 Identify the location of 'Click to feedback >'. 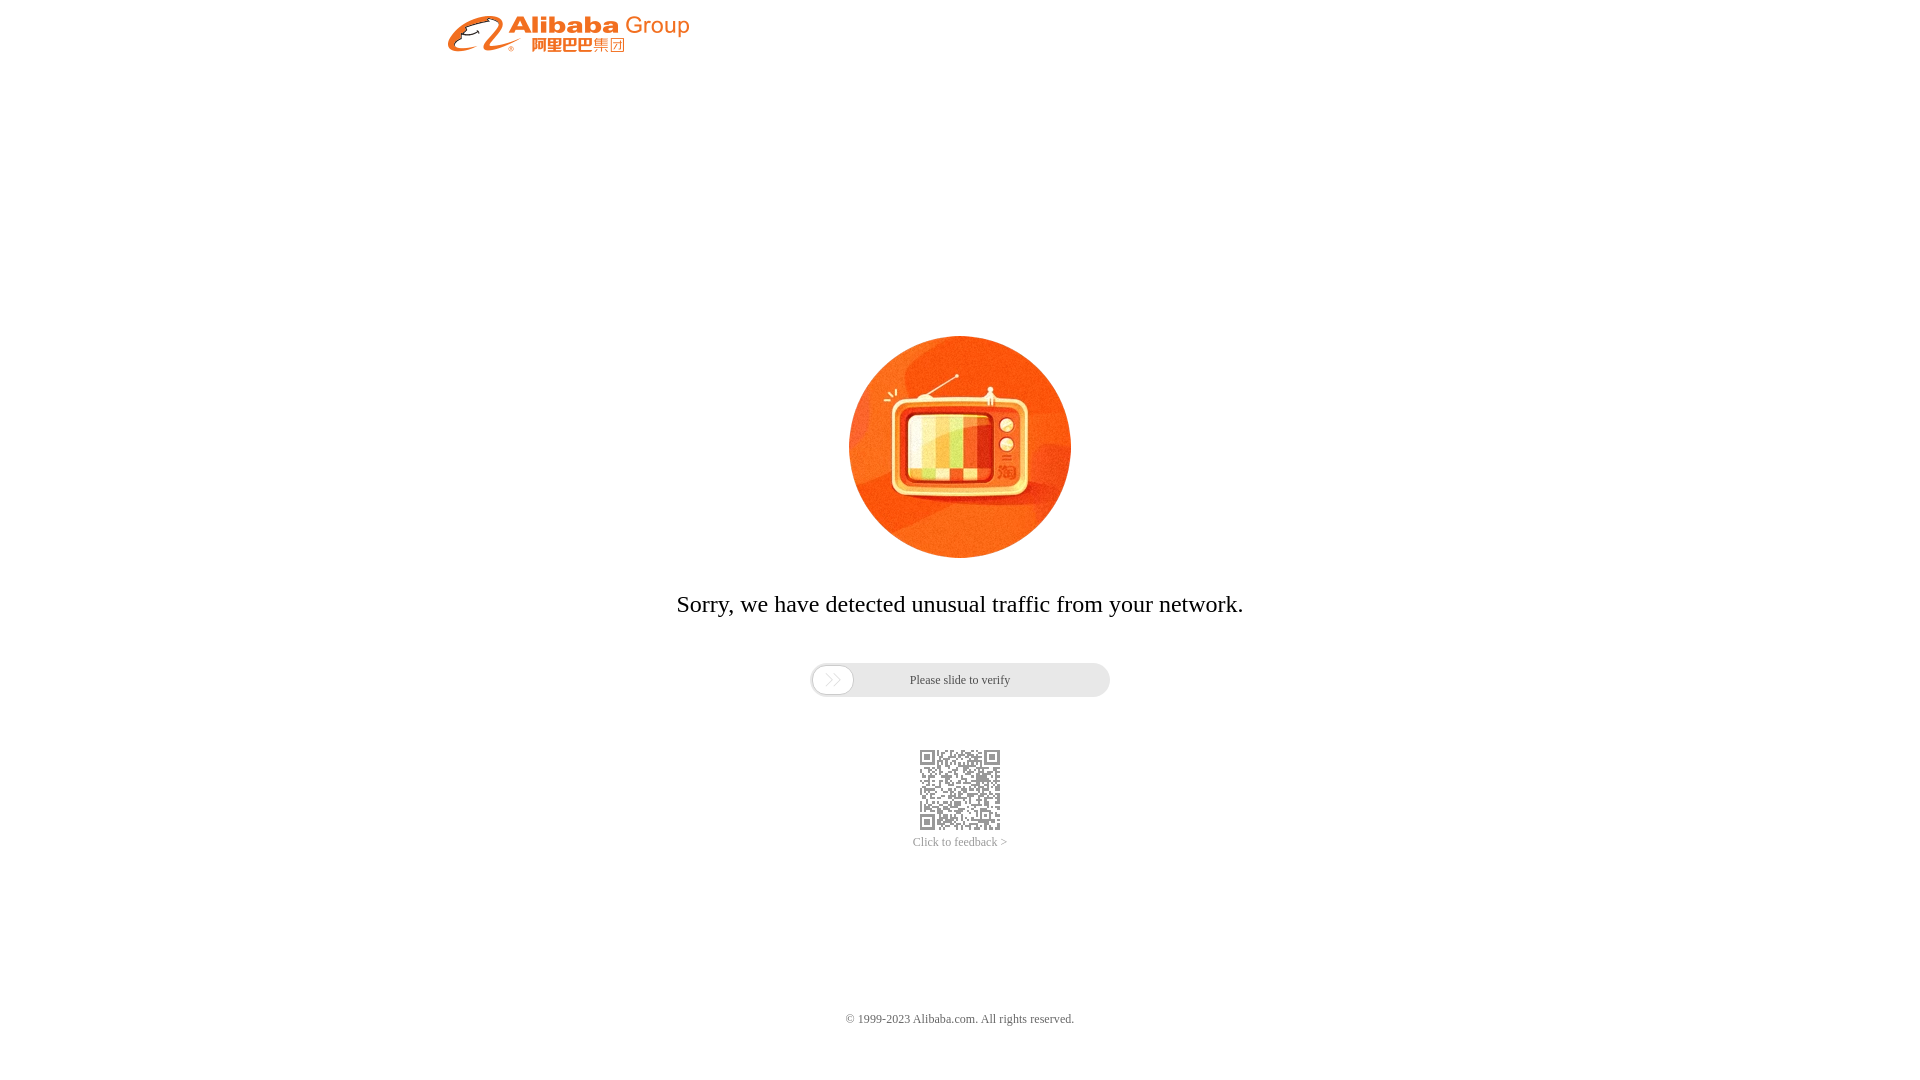
(960, 842).